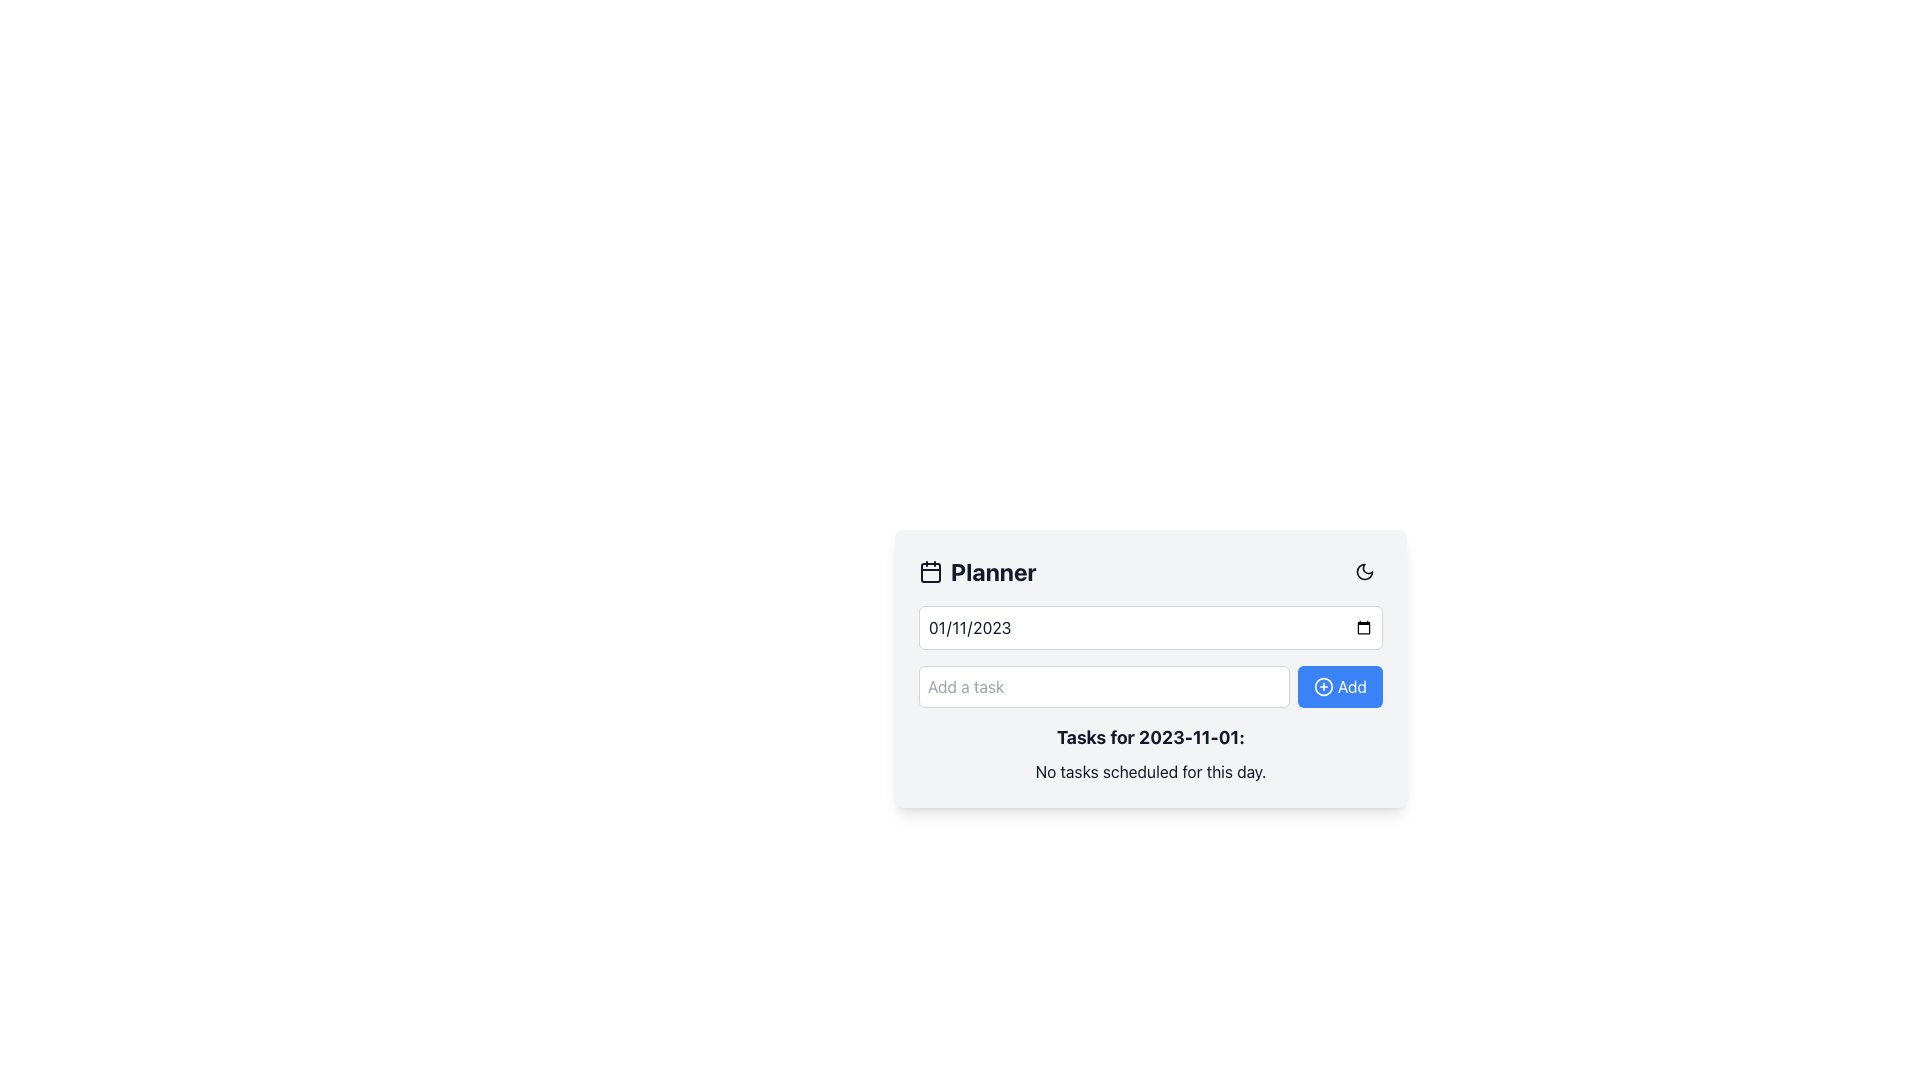  Describe the element at coordinates (1324, 685) in the screenshot. I see `the circular plus icon located to the left of the 'Add' text on a blue button at the bottom right of the planner section` at that location.